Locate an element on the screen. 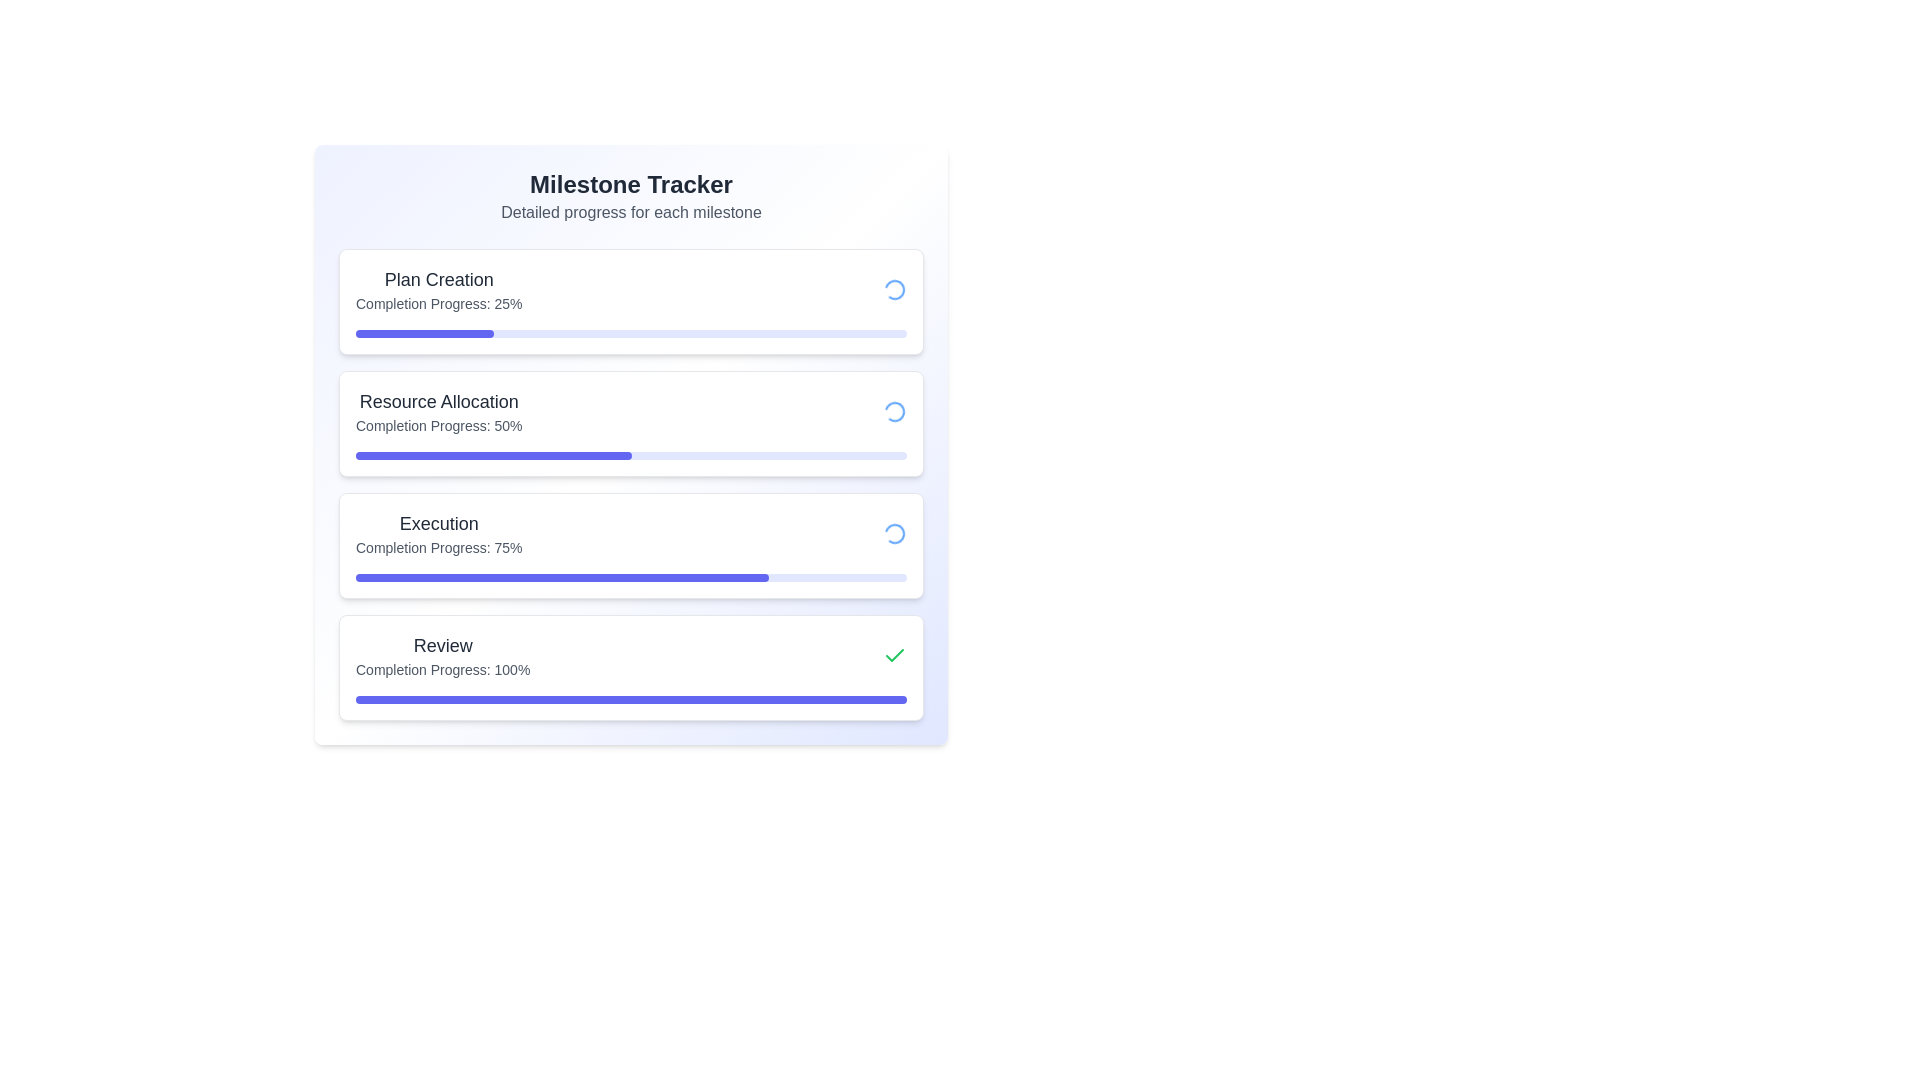 This screenshot has width=1920, height=1080. the display text element showing 'Execution' and 'Completion Progress: 75%' which is the third entry in the progress report list is located at coordinates (438, 532).